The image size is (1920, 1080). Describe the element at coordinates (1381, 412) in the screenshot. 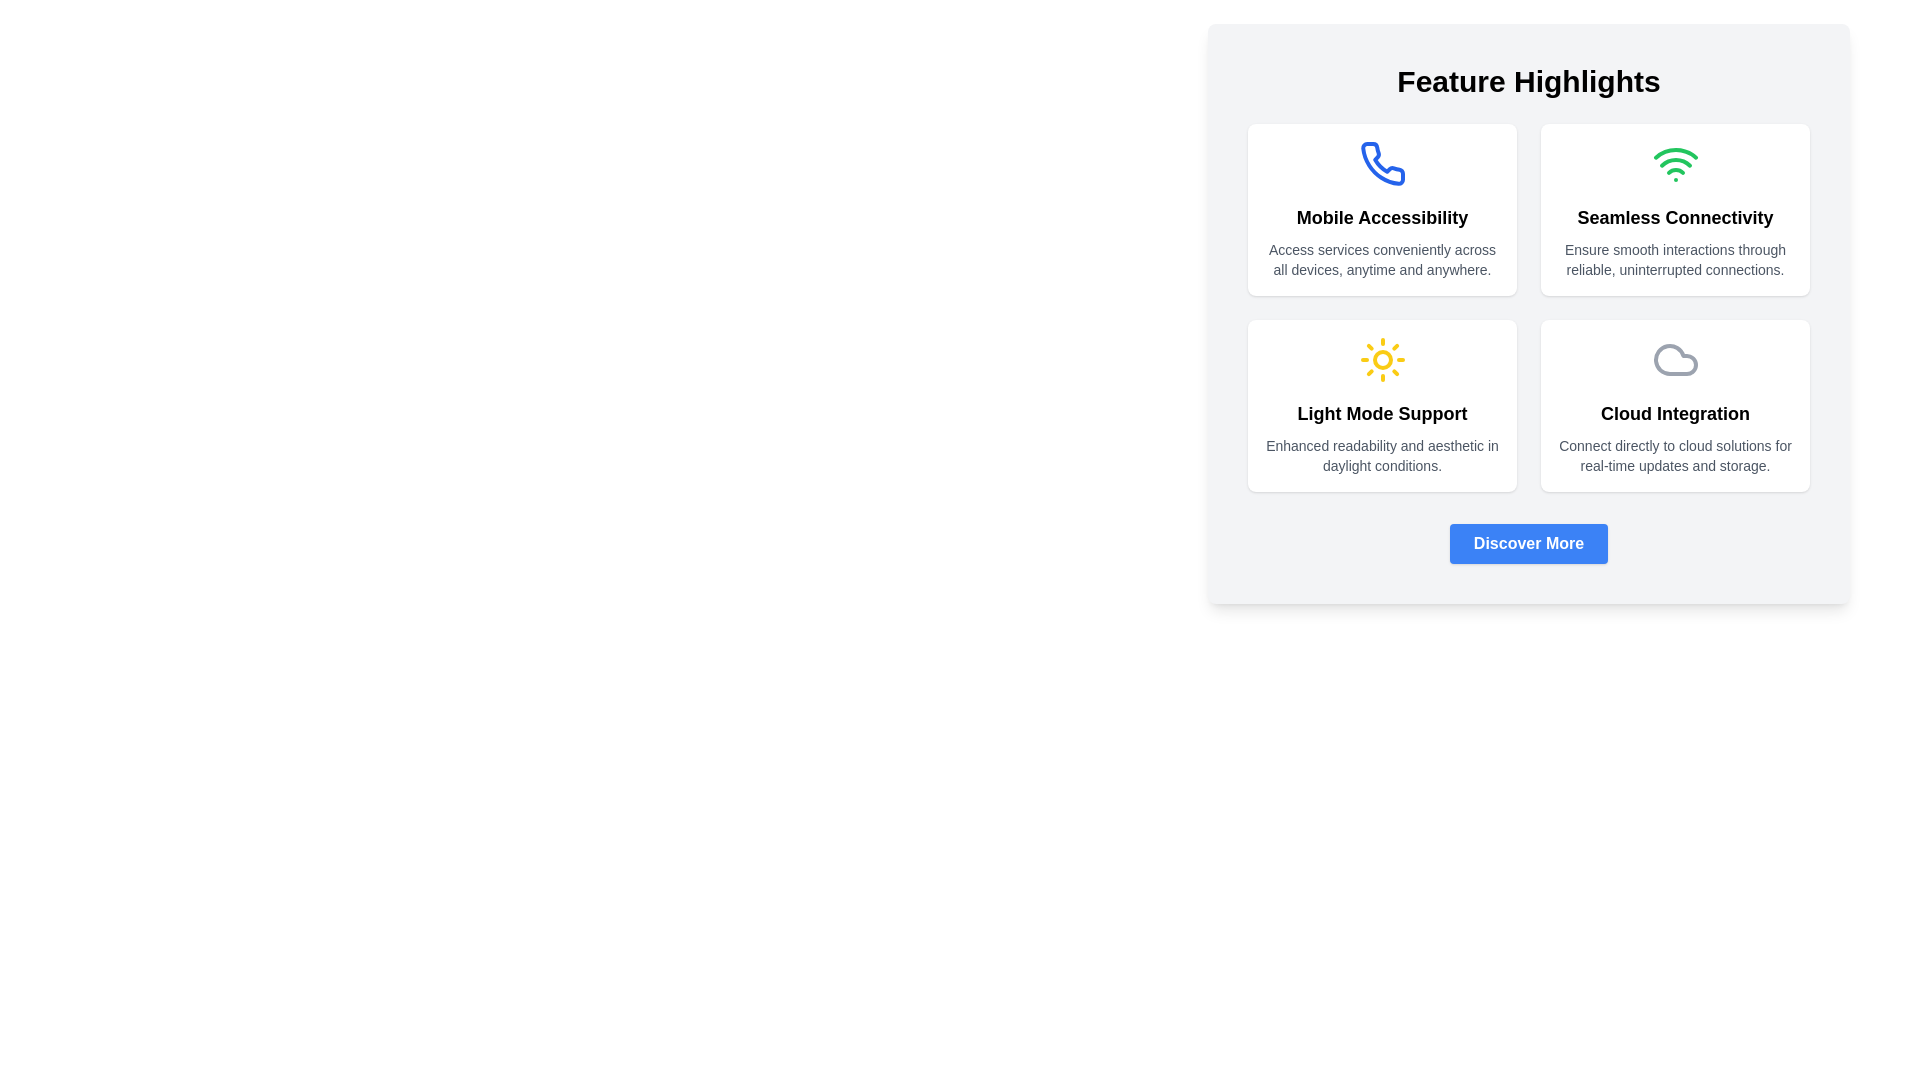

I see `the text label that introduces the feature 'Light Mode Support' located in the bottom-left panel of the grid` at that location.